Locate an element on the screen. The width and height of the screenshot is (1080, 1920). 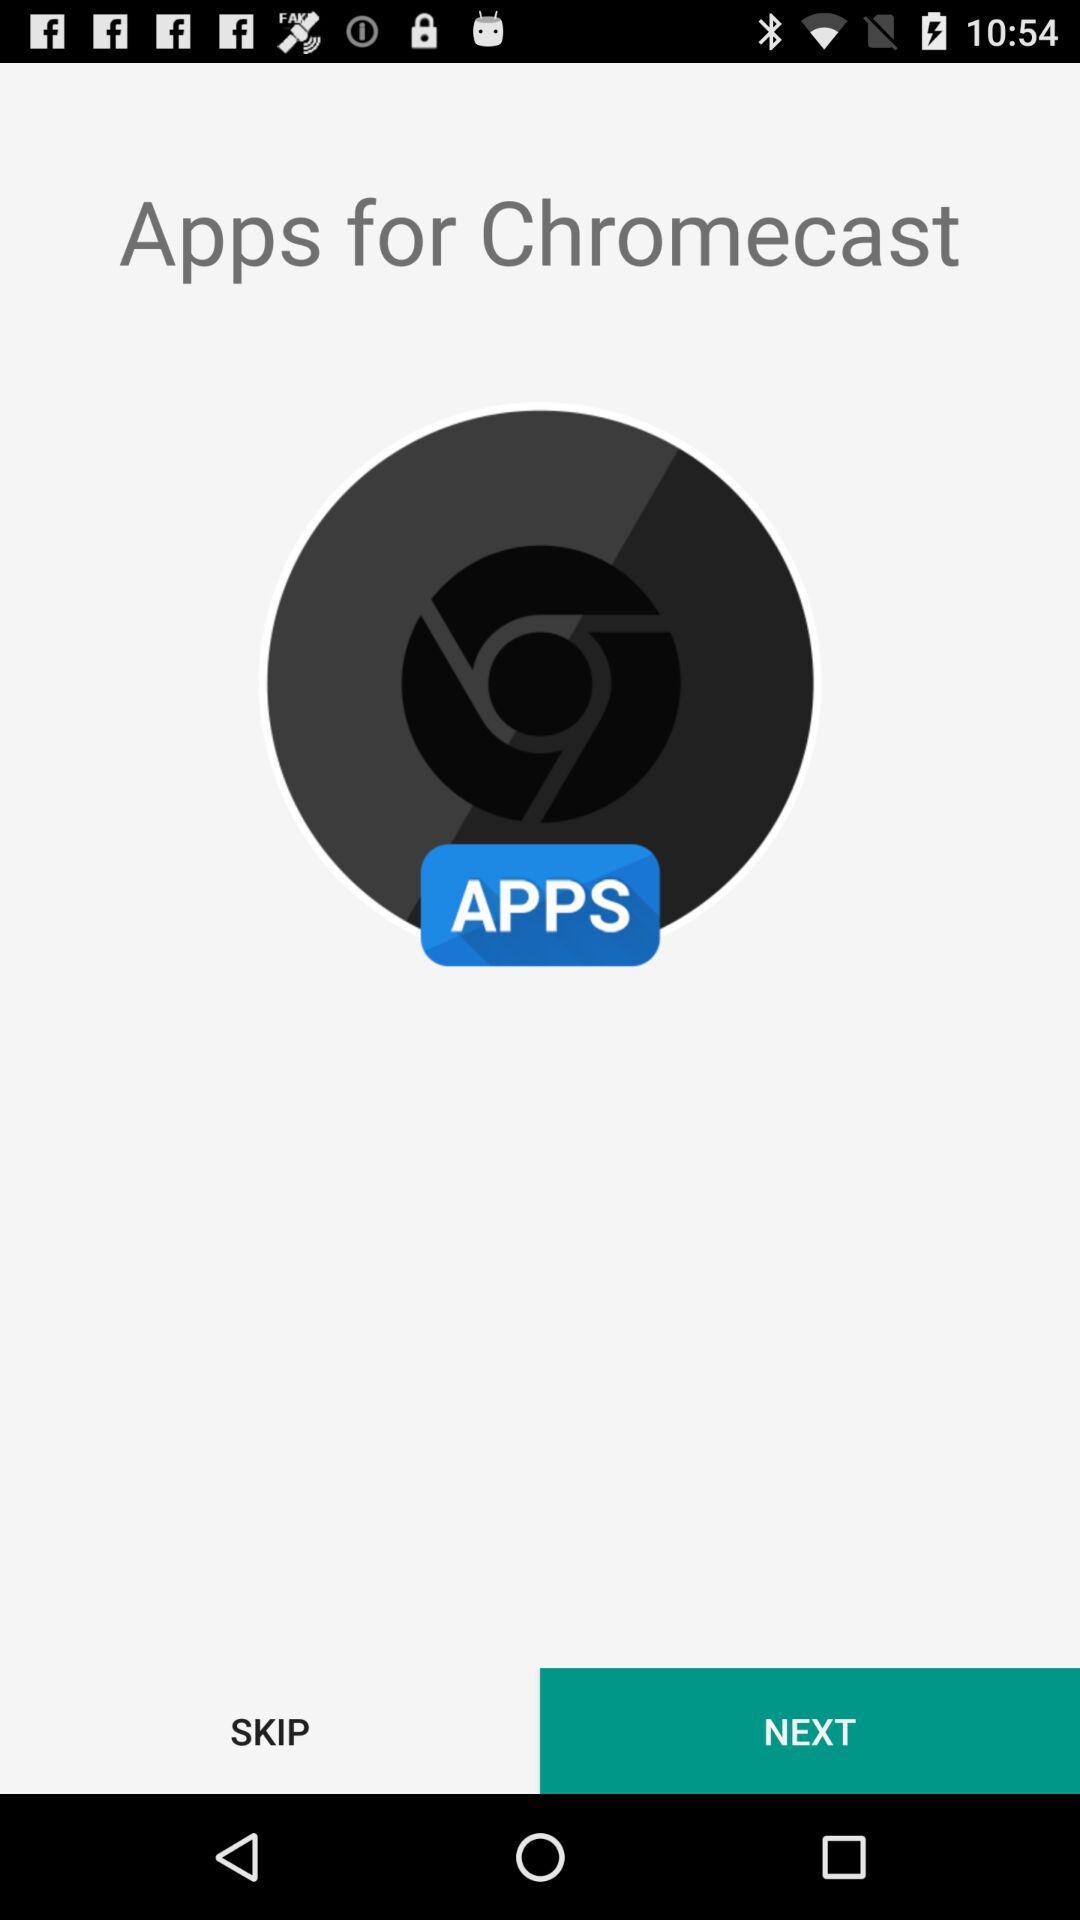
the next is located at coordinates (810, 1730).